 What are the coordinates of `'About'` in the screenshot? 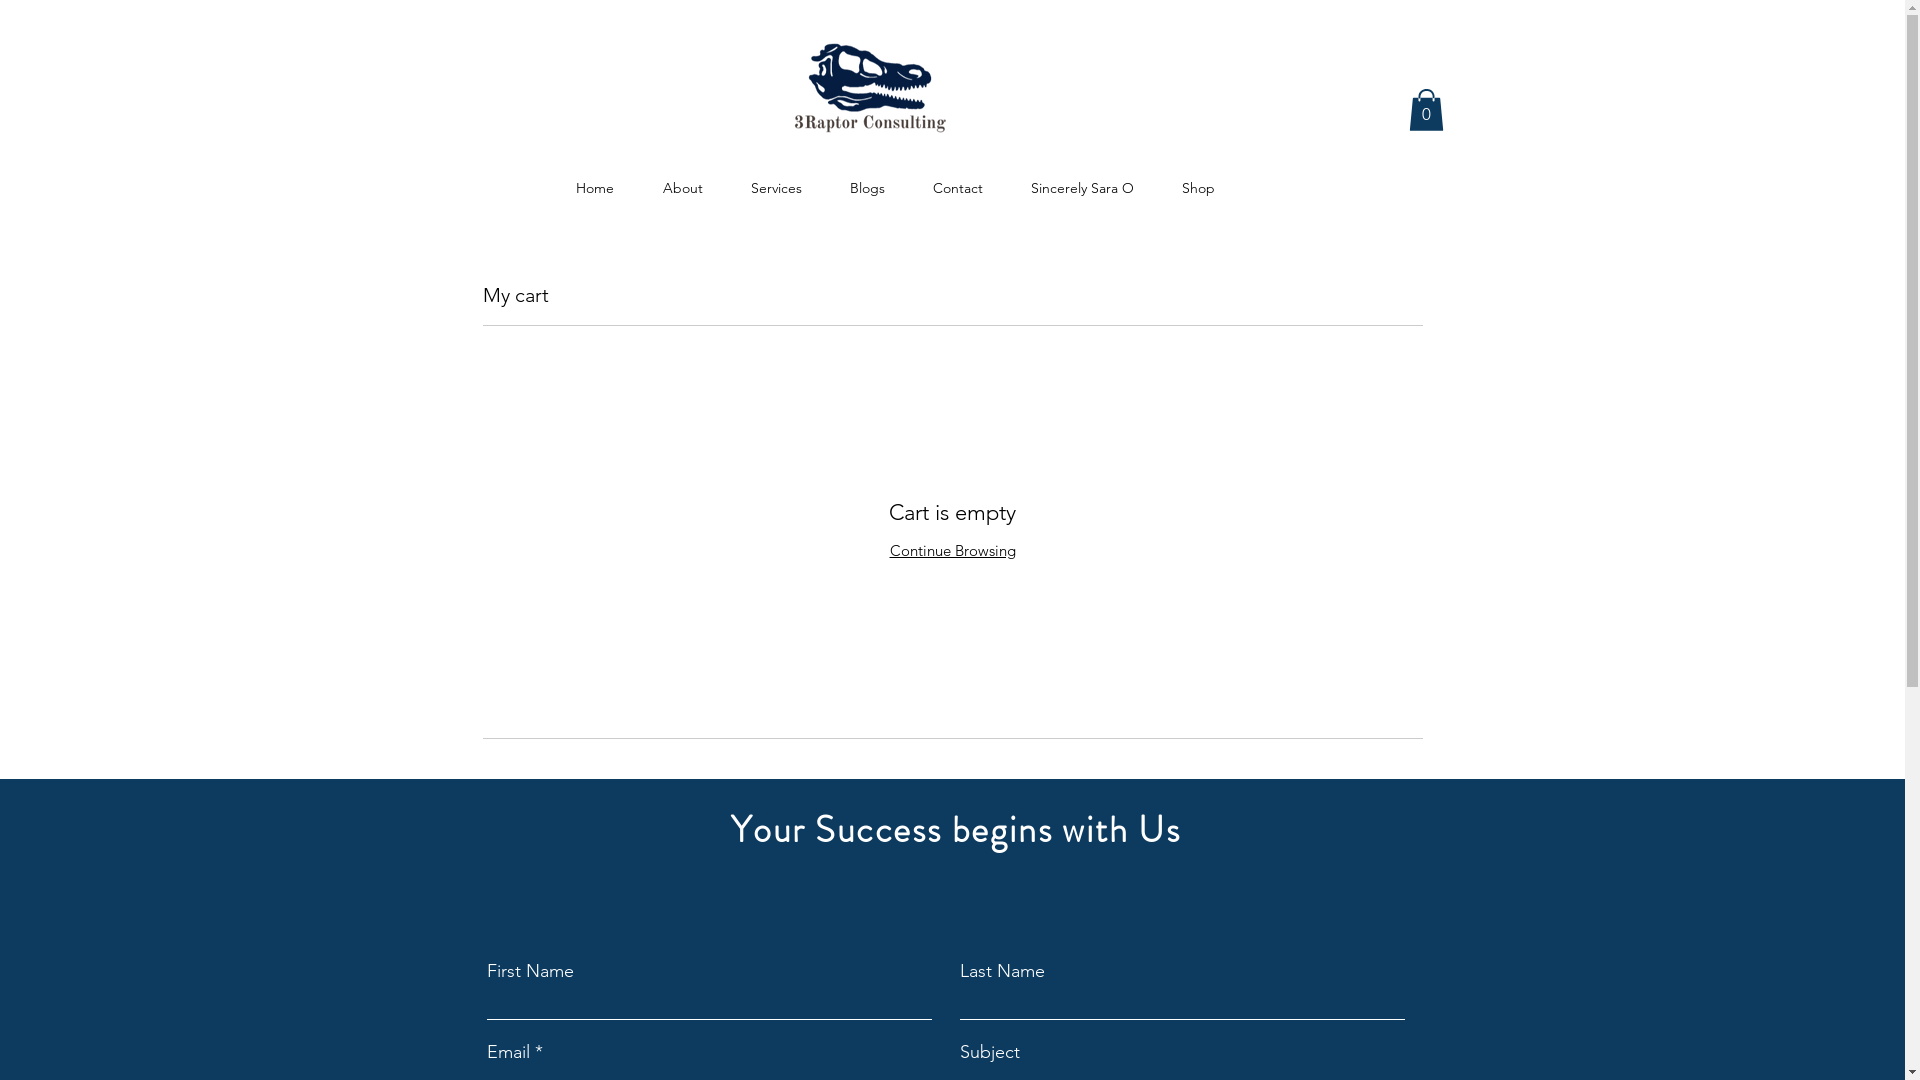 It's located at (682, 177).